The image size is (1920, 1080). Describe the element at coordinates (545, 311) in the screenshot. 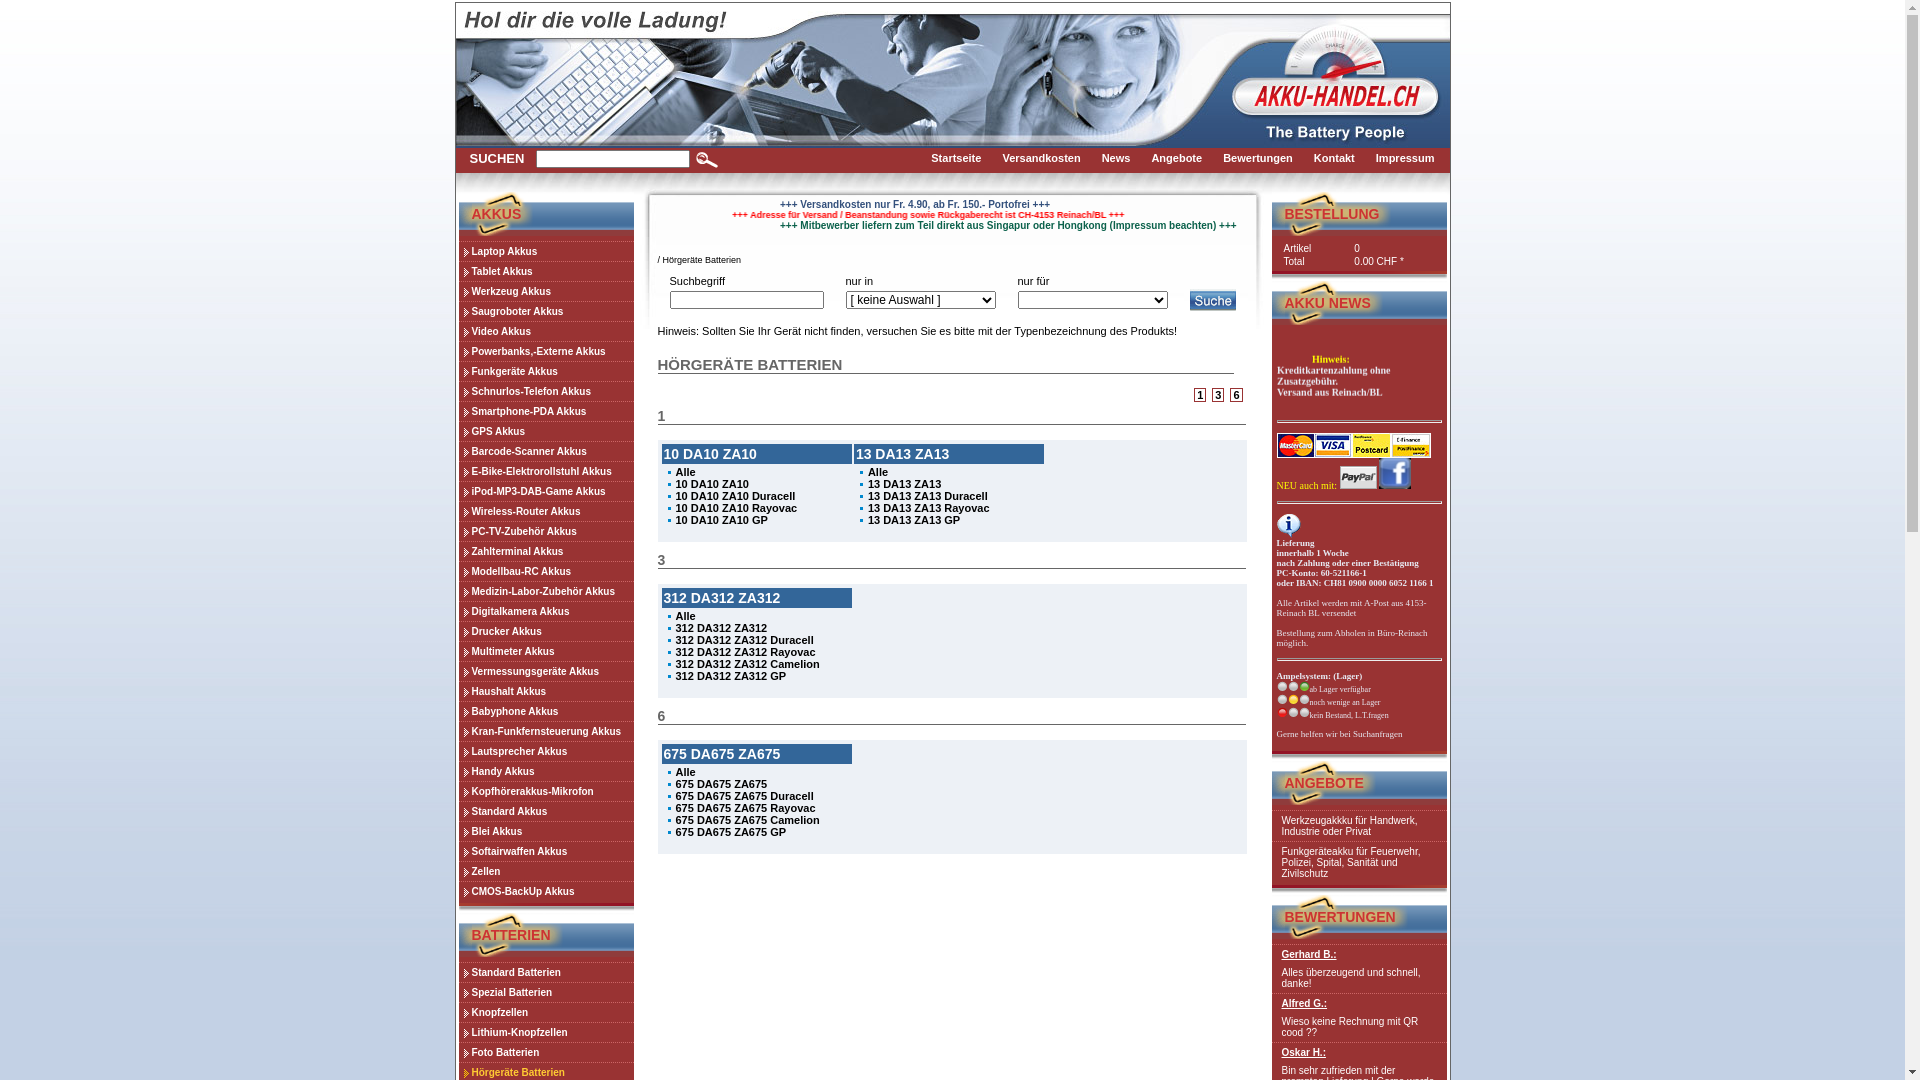

I see `'Saugroboter Akkus'` at that location.